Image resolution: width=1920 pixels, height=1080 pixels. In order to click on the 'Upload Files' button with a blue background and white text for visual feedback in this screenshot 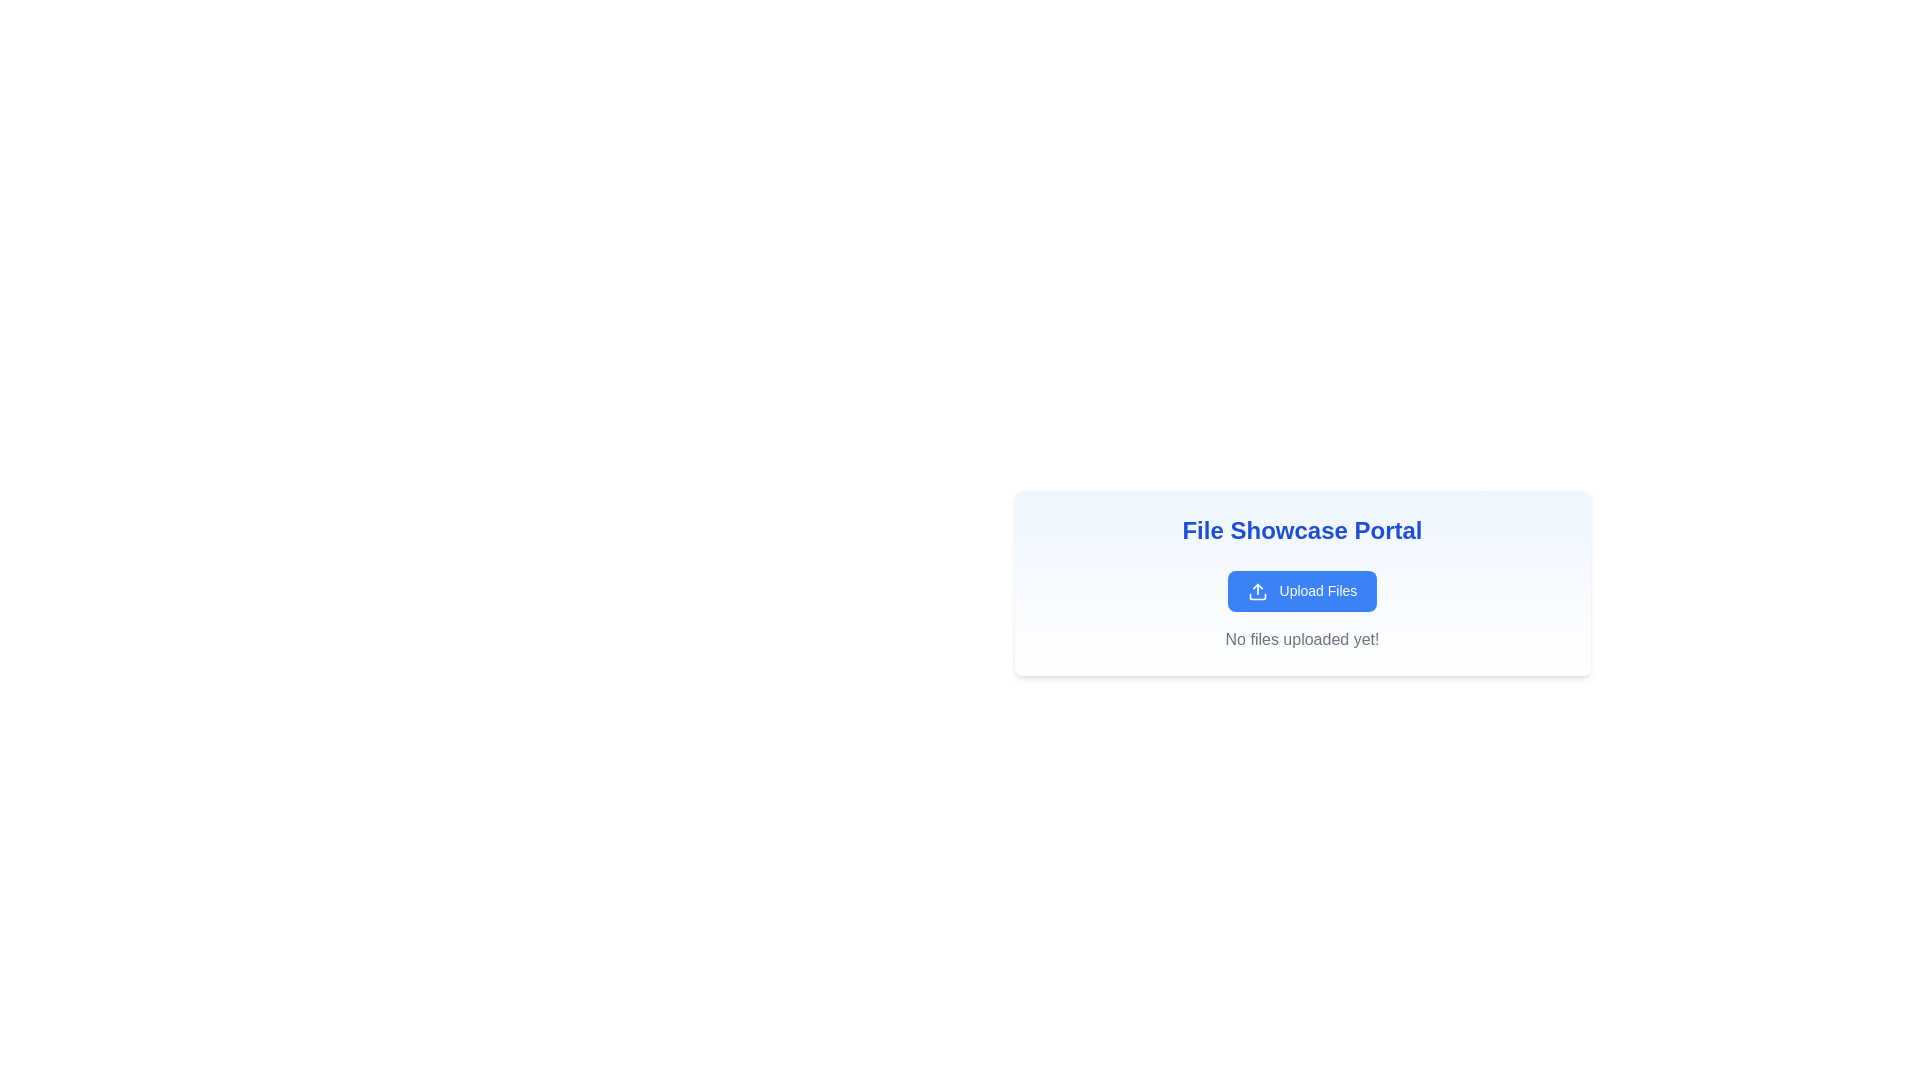, I will do `click(1302, 590)`.